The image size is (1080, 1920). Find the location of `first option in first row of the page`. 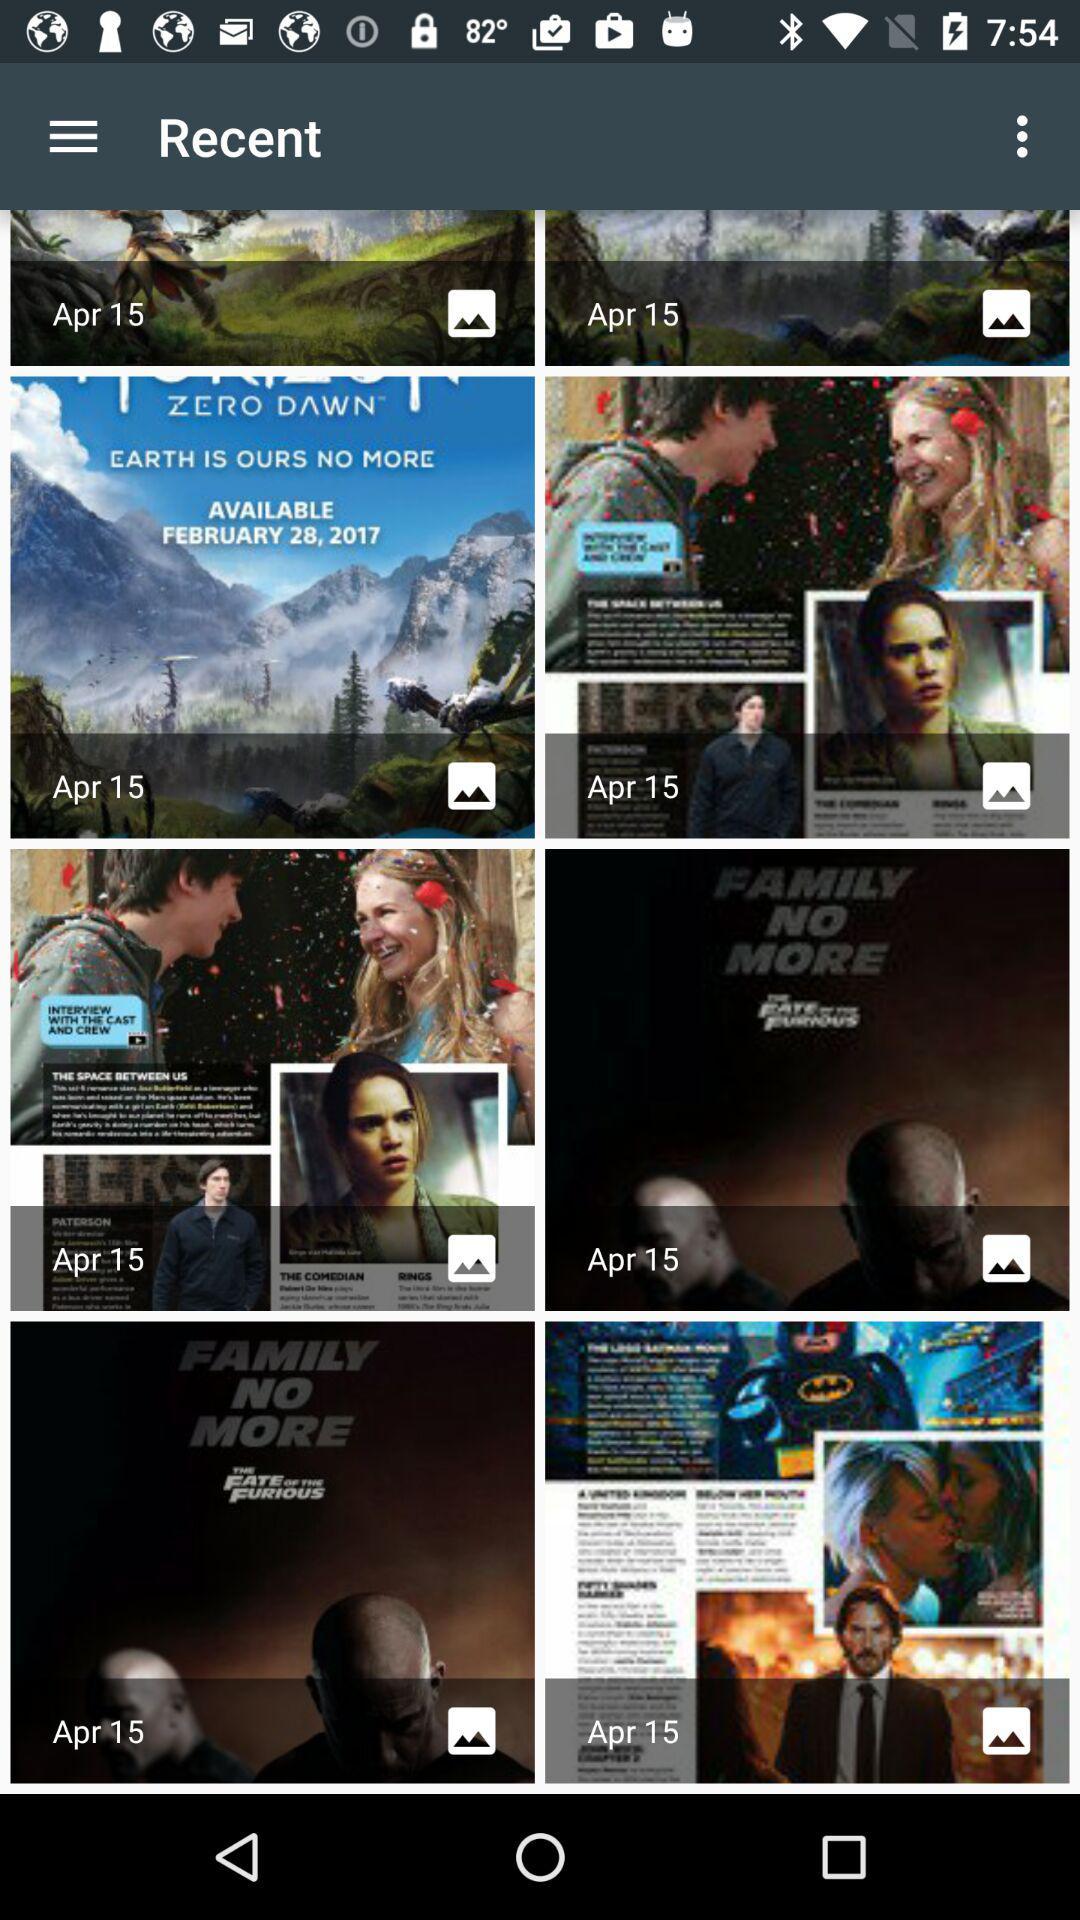

first option in first row of the page is located at coordinates (273, 287).